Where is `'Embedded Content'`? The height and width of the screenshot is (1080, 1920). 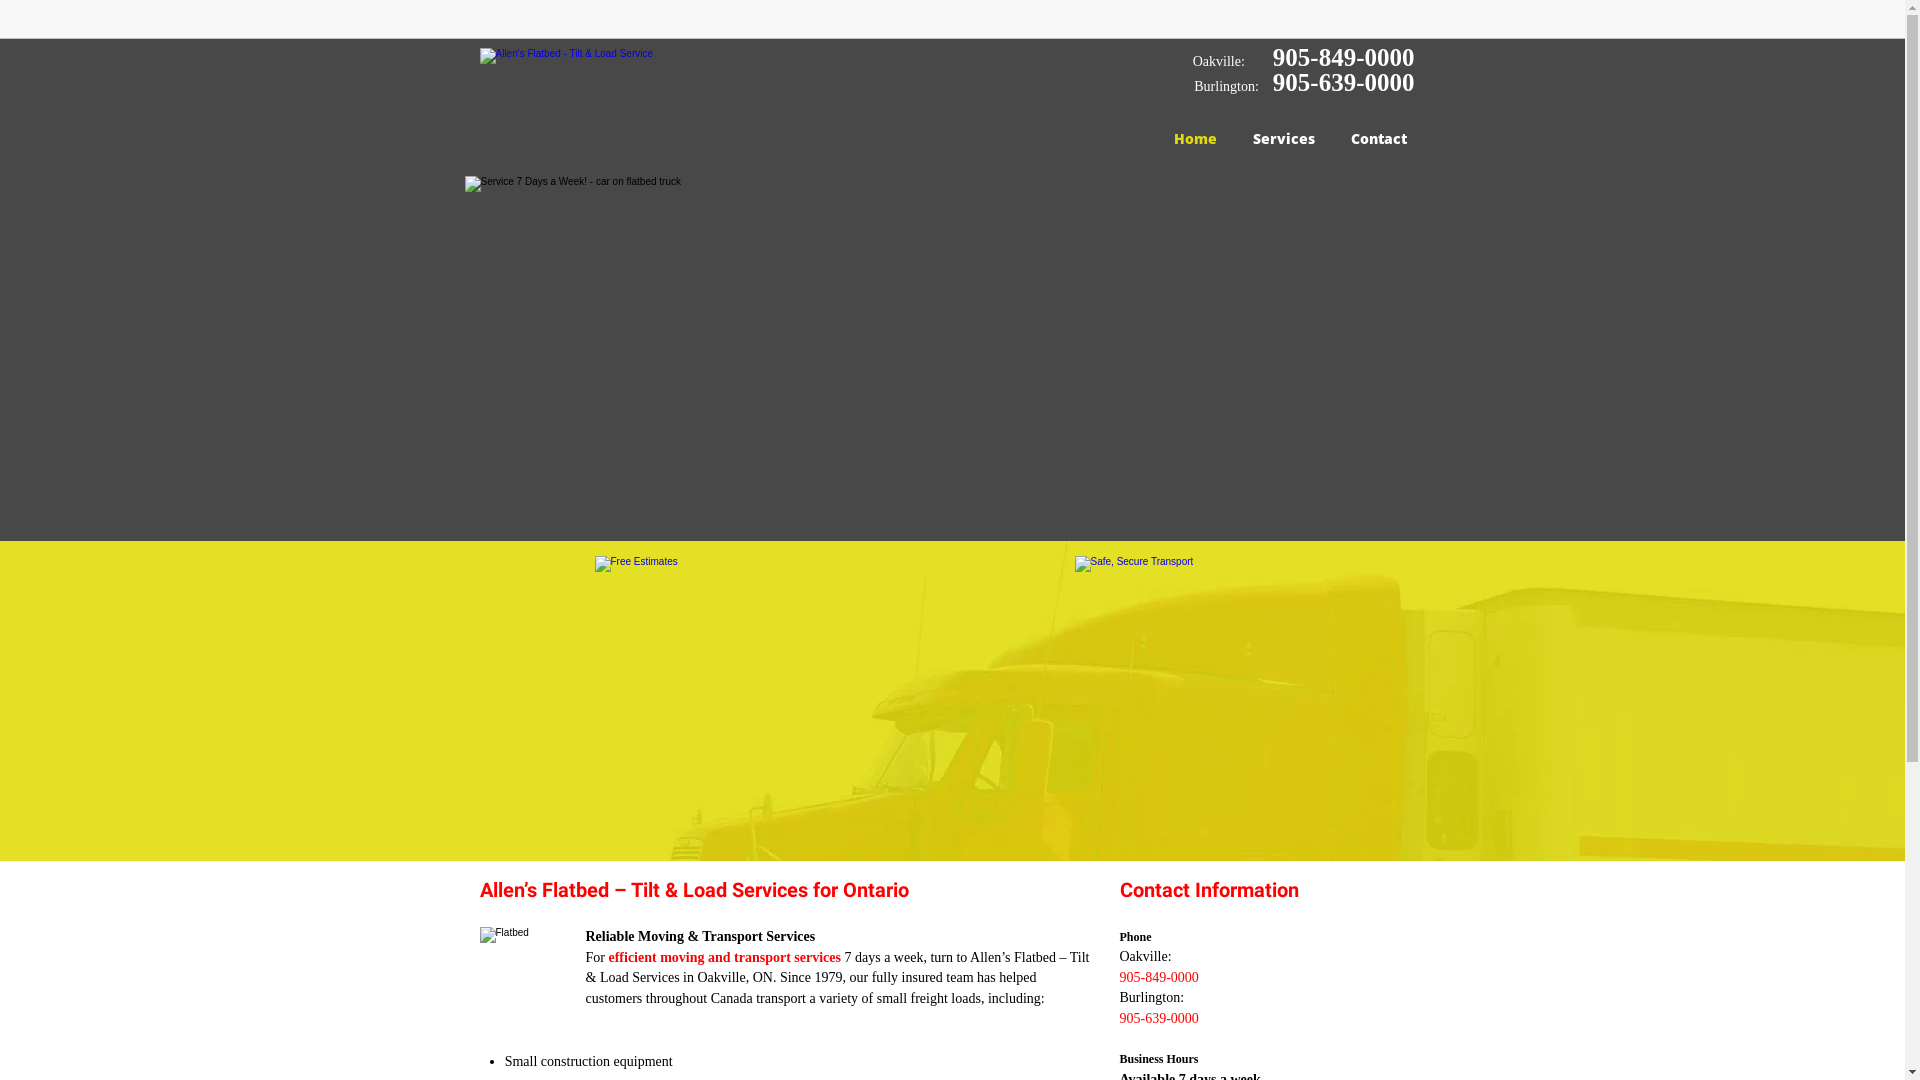
'Embedded Content' is located at coordinates (1358, 26).